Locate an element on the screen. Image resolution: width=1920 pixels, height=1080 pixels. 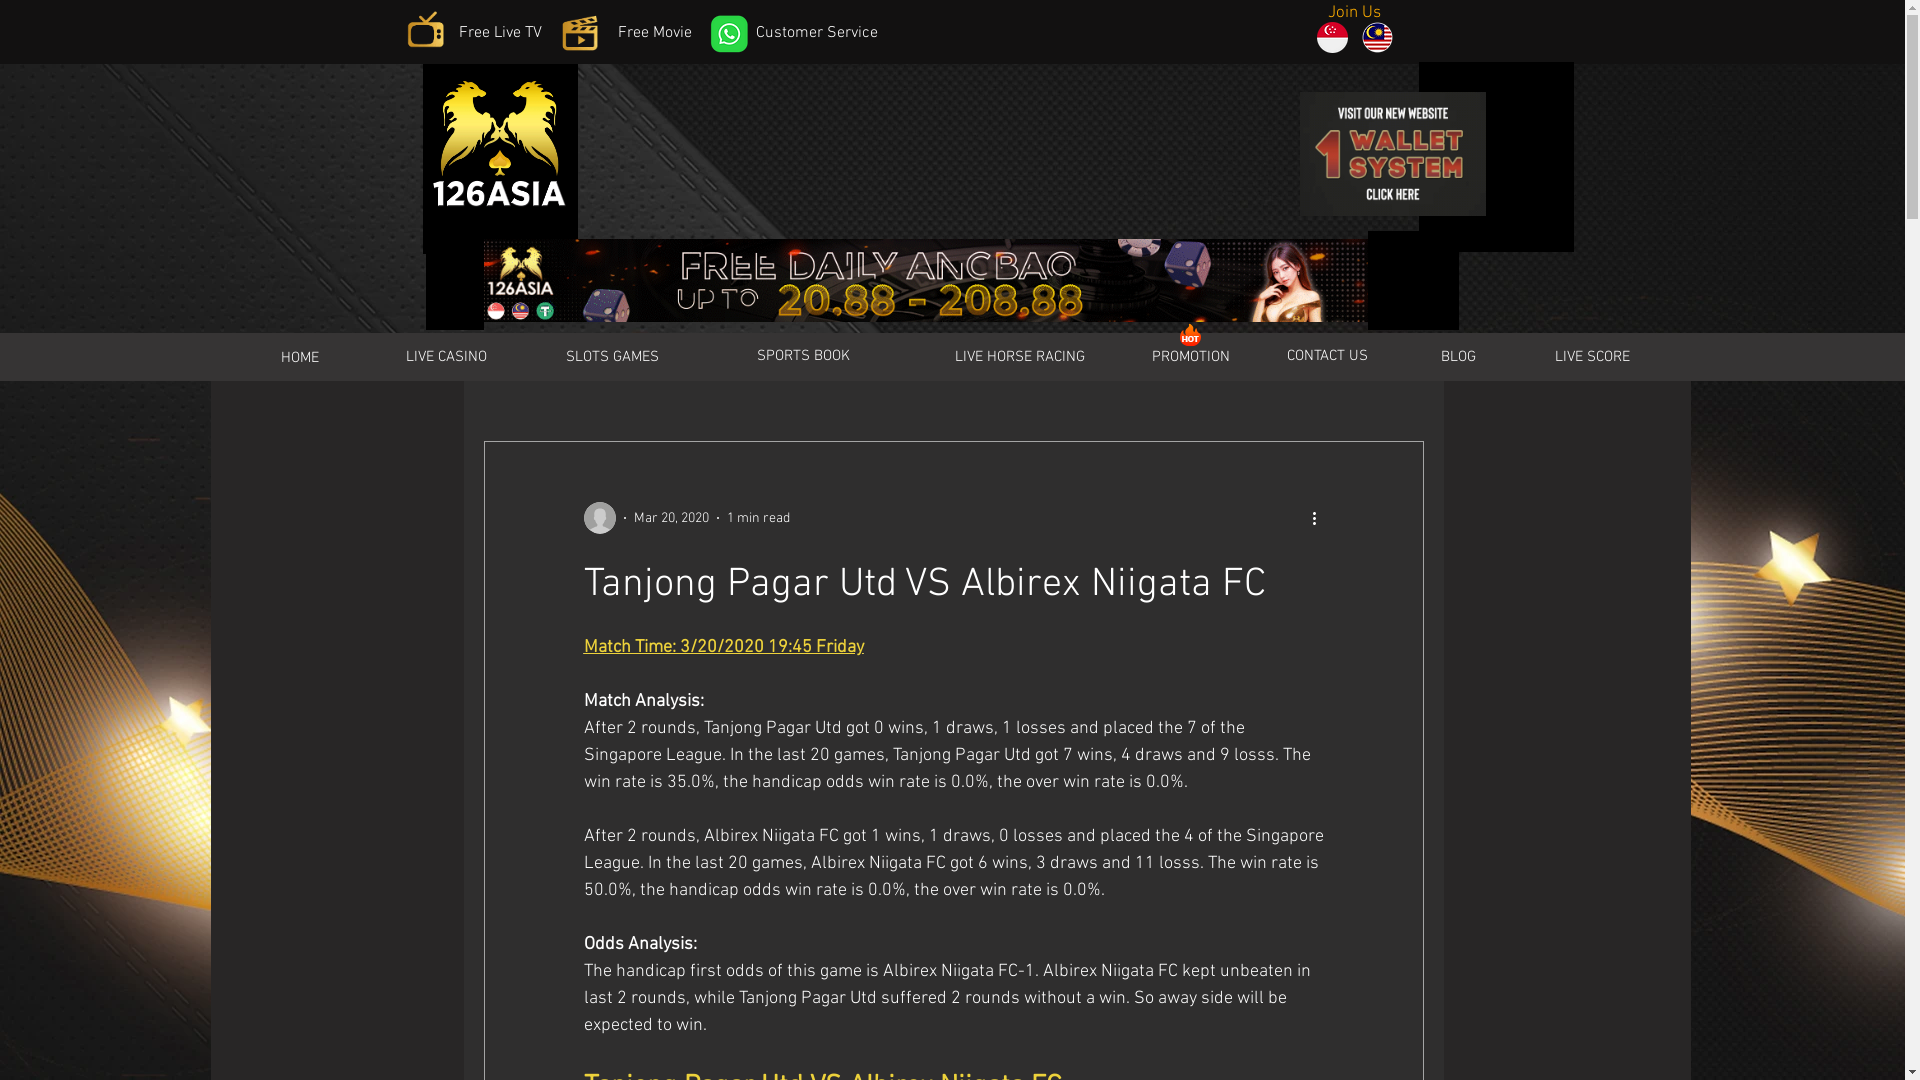
'LIVE SCORE' is located at coordinates (1592, 356).